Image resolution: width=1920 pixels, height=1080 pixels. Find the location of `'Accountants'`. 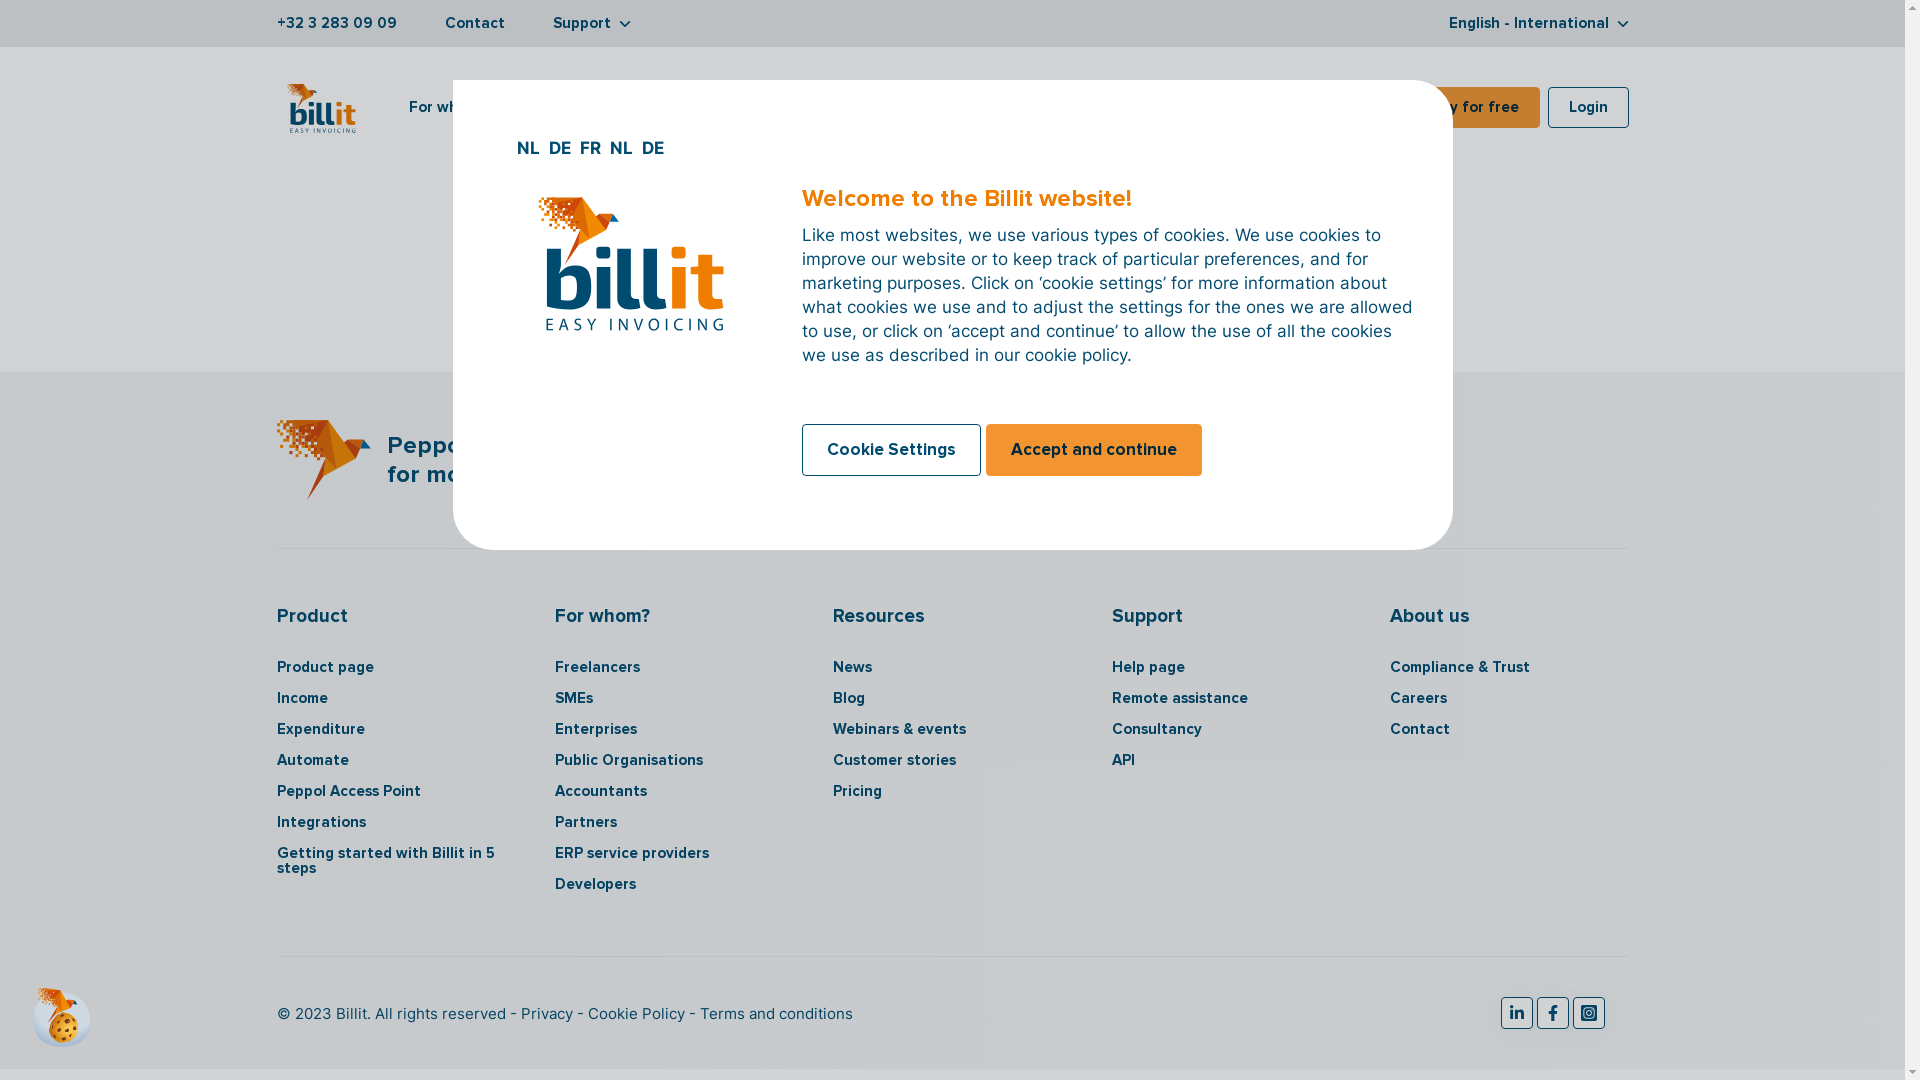

'Accountants' is located at coordinates (555, 790).